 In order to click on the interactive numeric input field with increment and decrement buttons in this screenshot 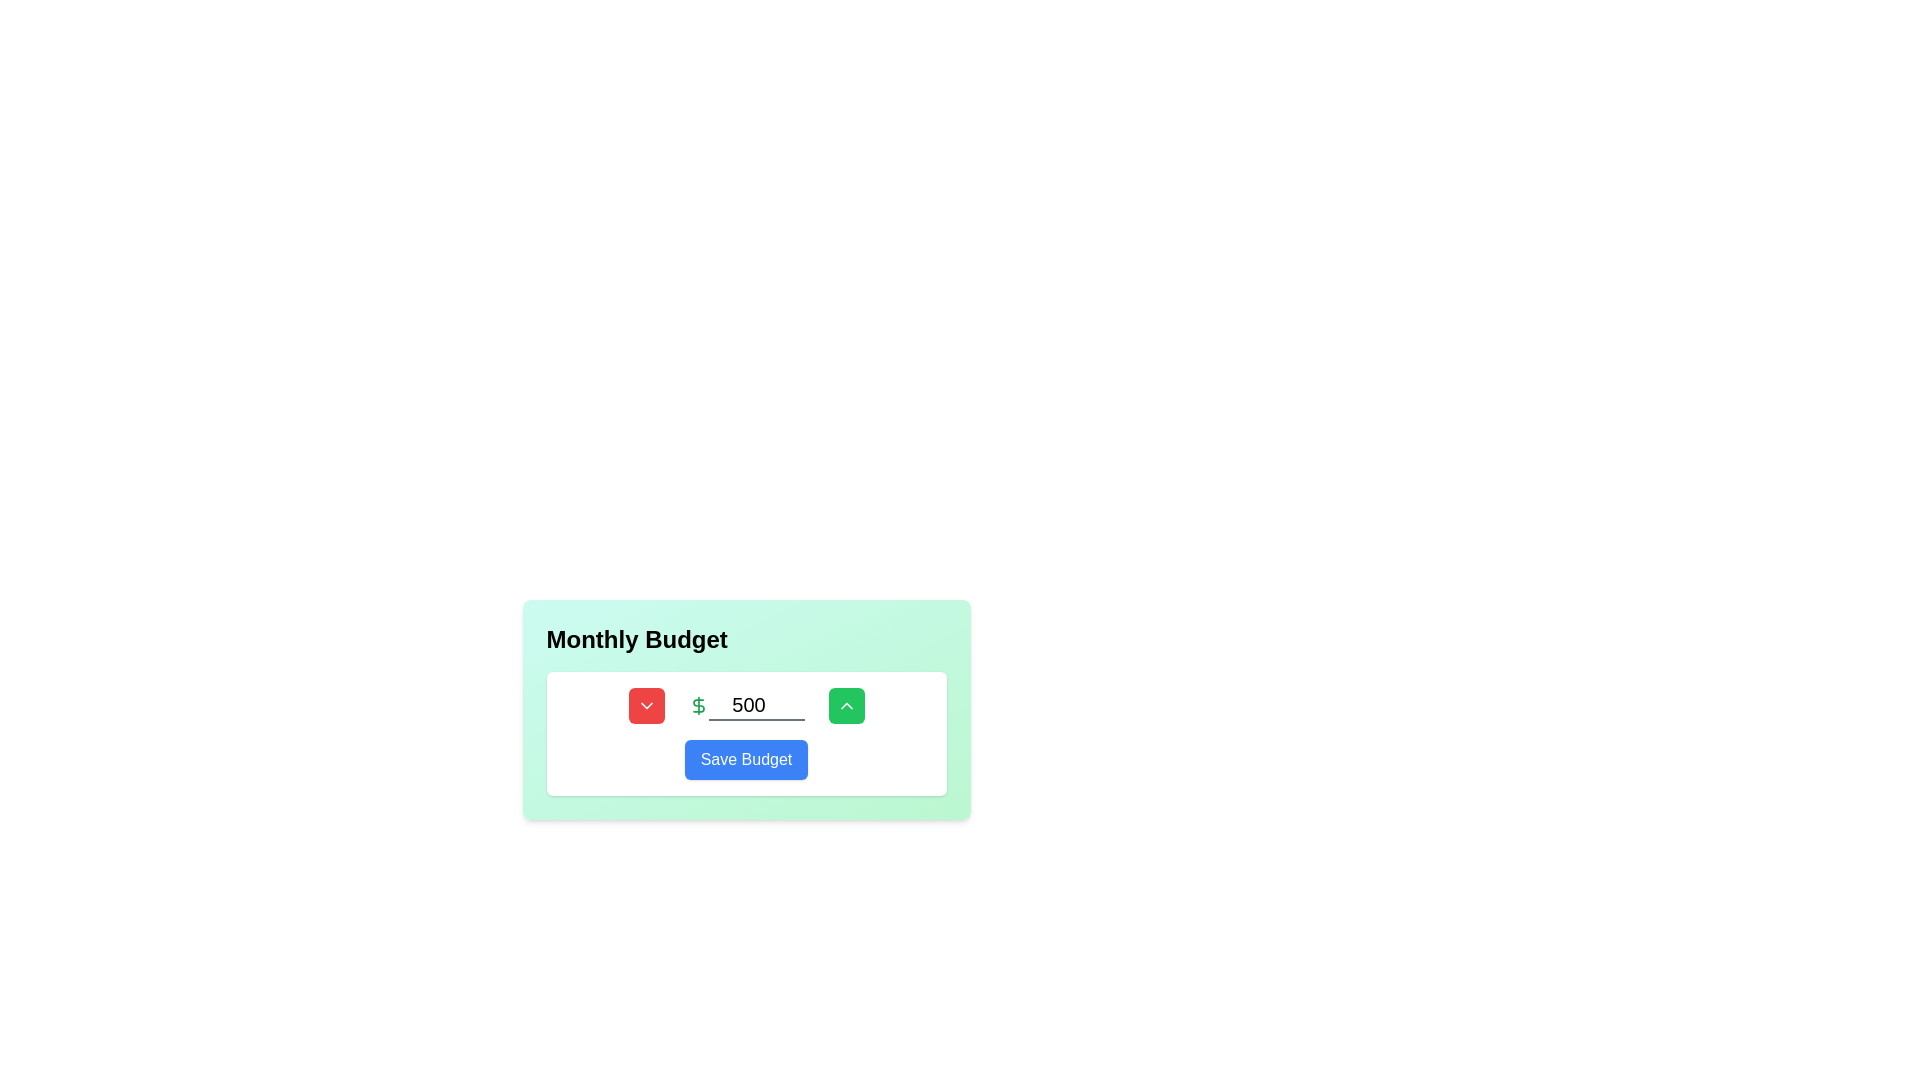, I will do `click(745, 704)`.